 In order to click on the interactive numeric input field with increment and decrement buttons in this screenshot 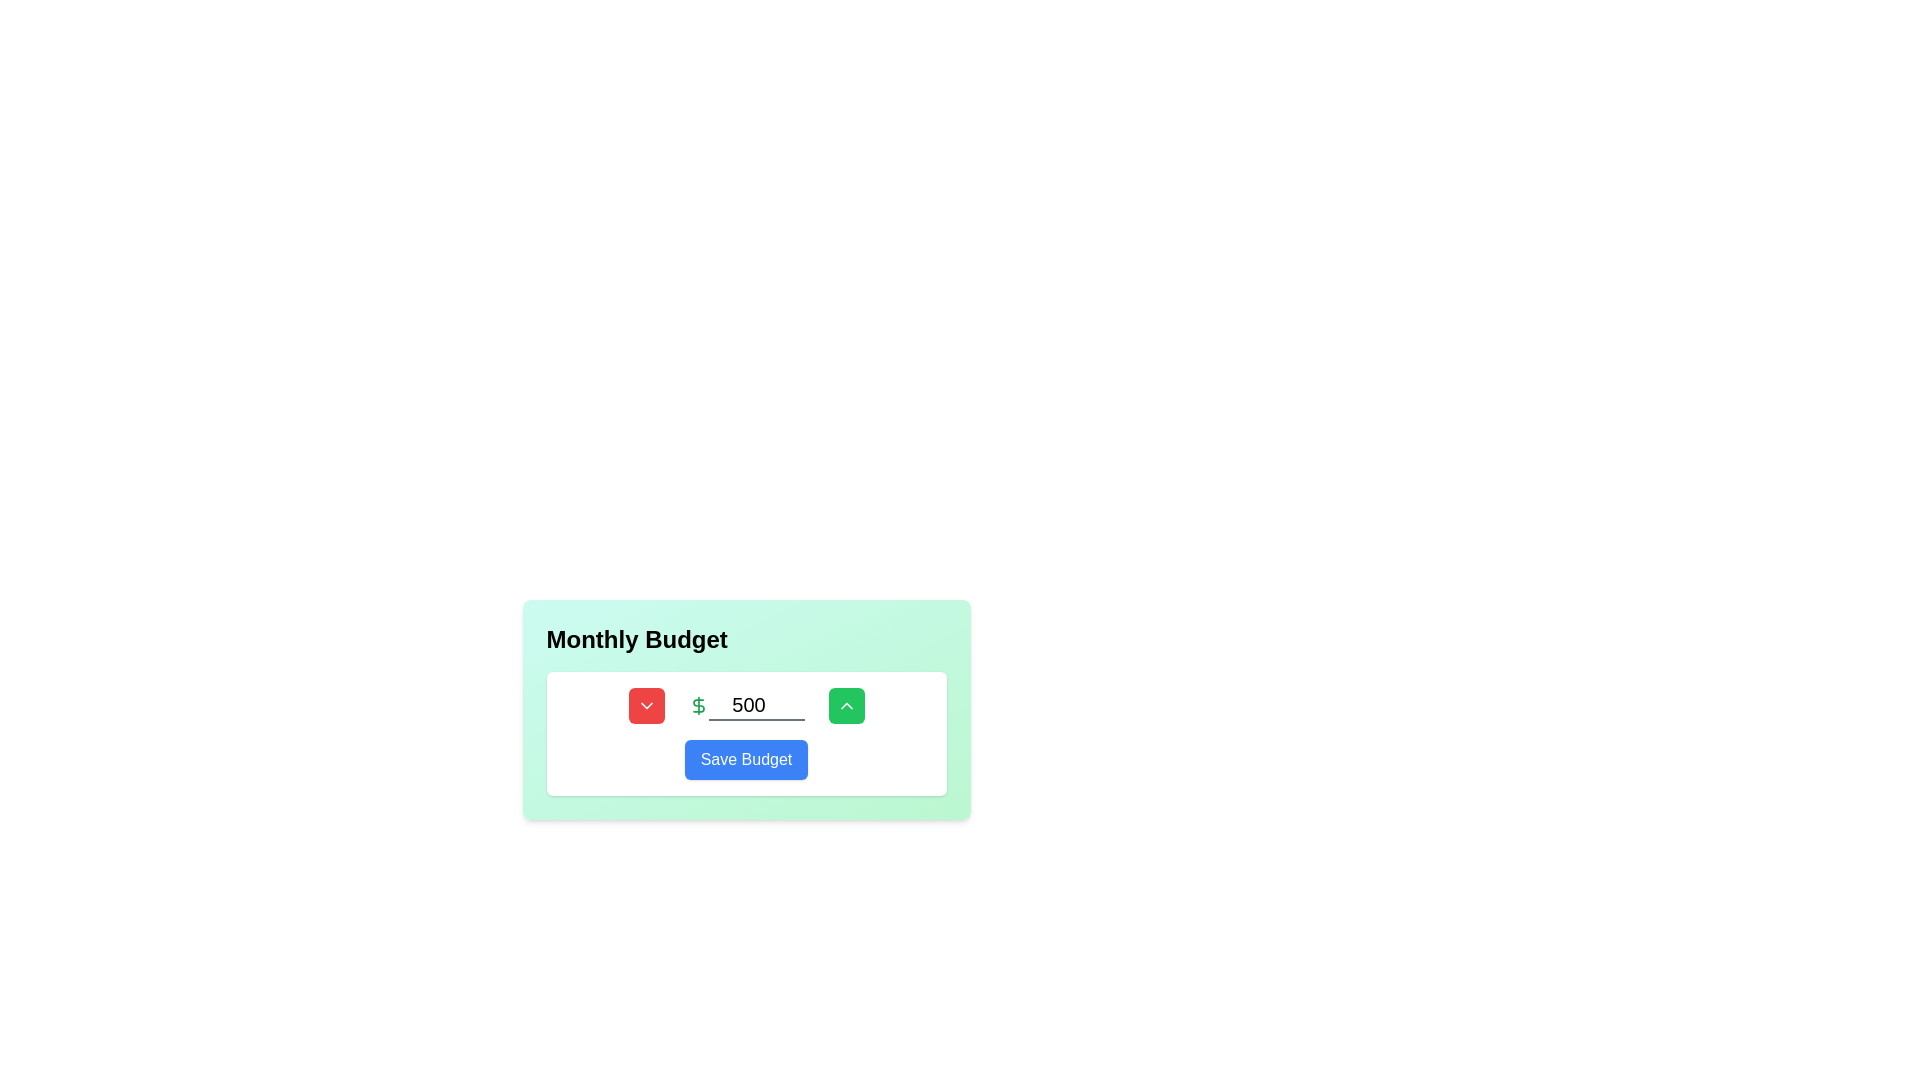, I will do `click(745, 704)`.